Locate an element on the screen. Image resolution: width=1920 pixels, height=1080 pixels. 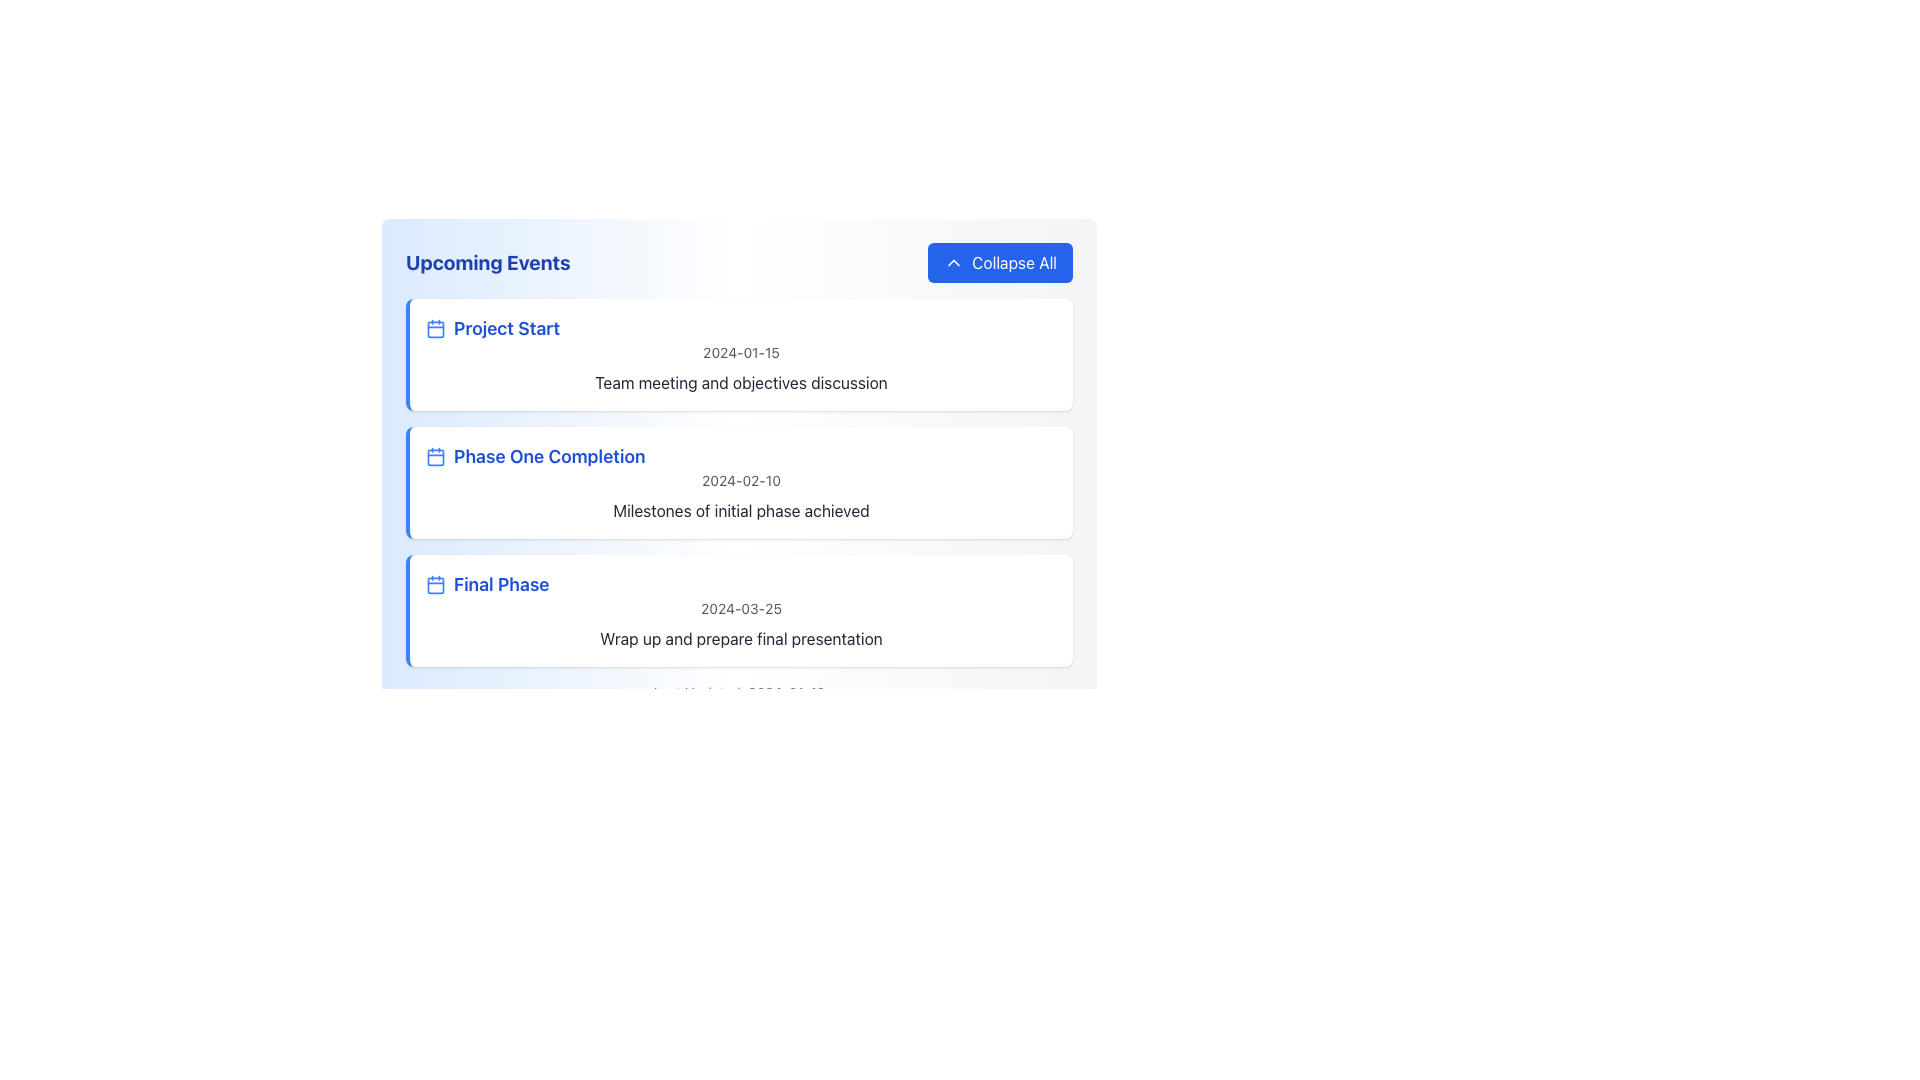
the SVG chevron icon that indicates the collapse functionality of the 'Collapse All' button located in the top-right corner of the interface is located at coordinates (953, 261).